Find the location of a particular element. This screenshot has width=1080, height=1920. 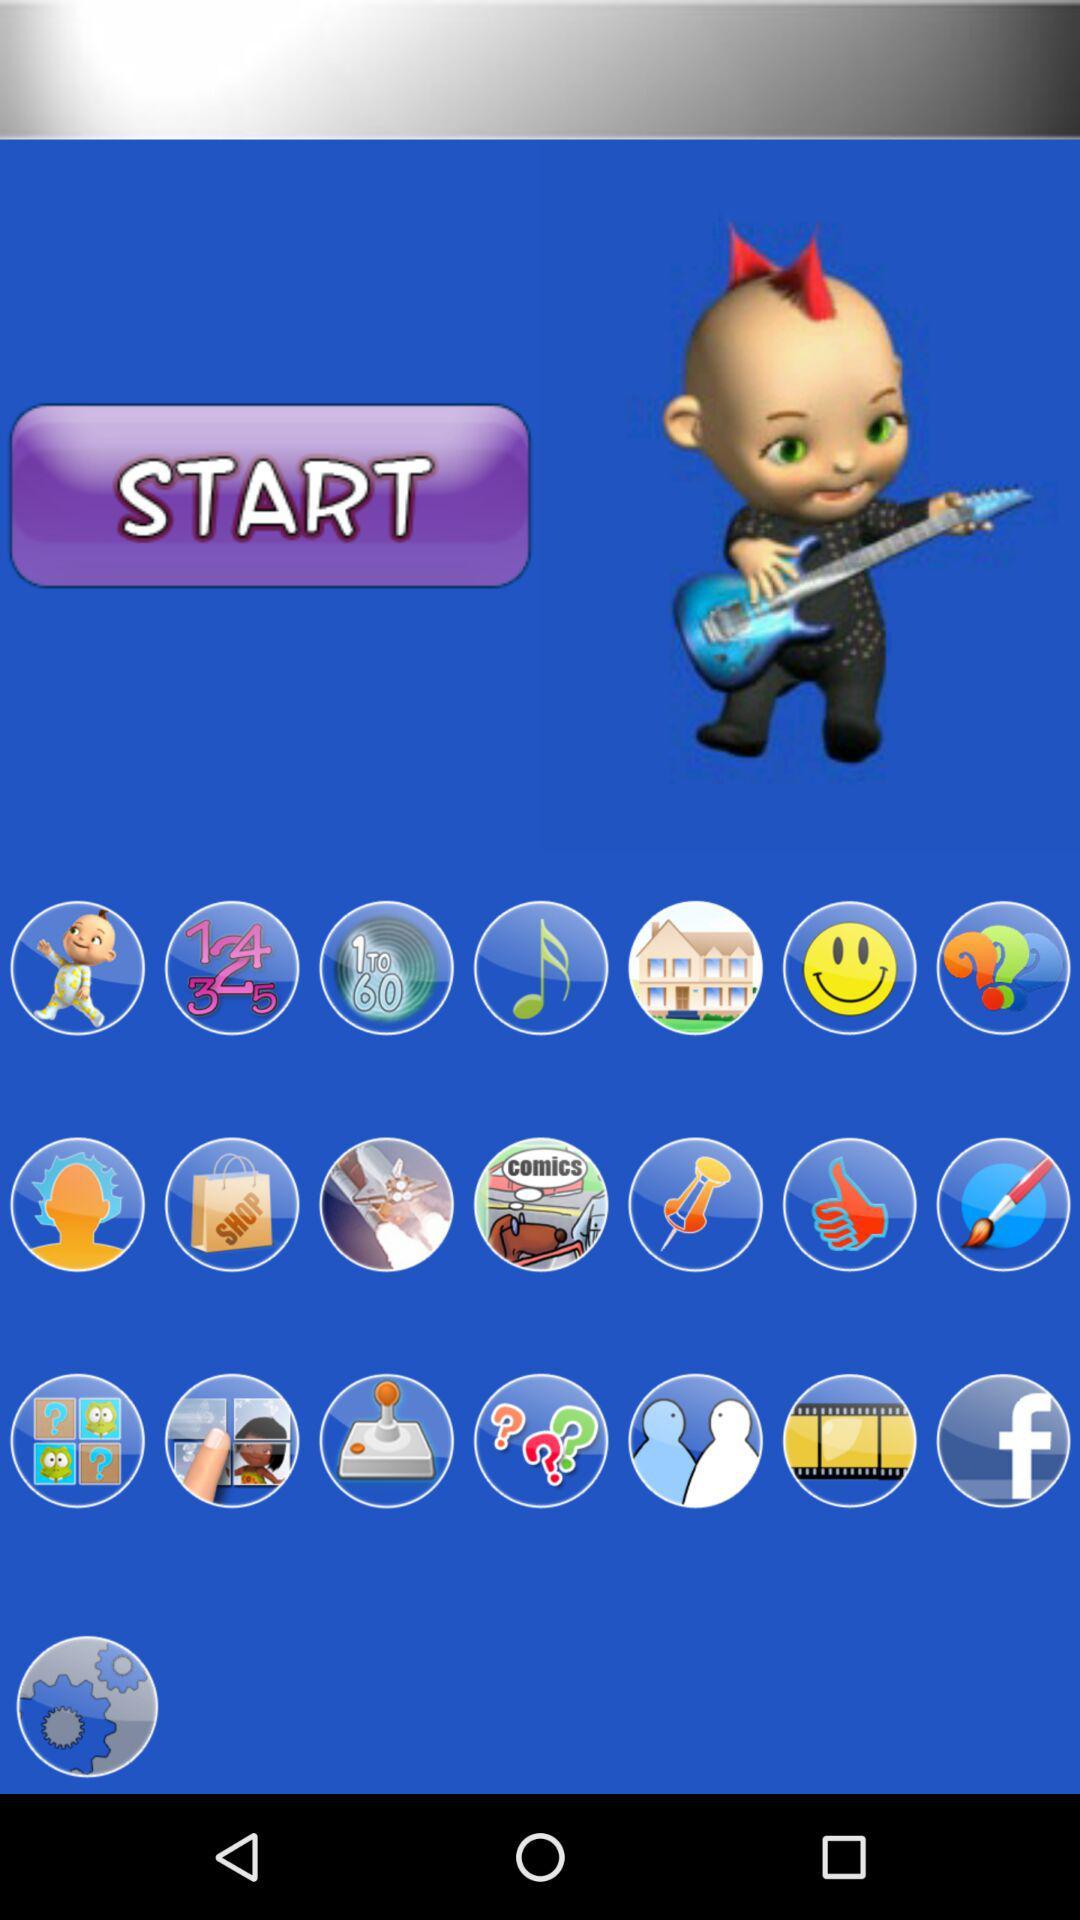

open app is located at coordinates (540, 1441).